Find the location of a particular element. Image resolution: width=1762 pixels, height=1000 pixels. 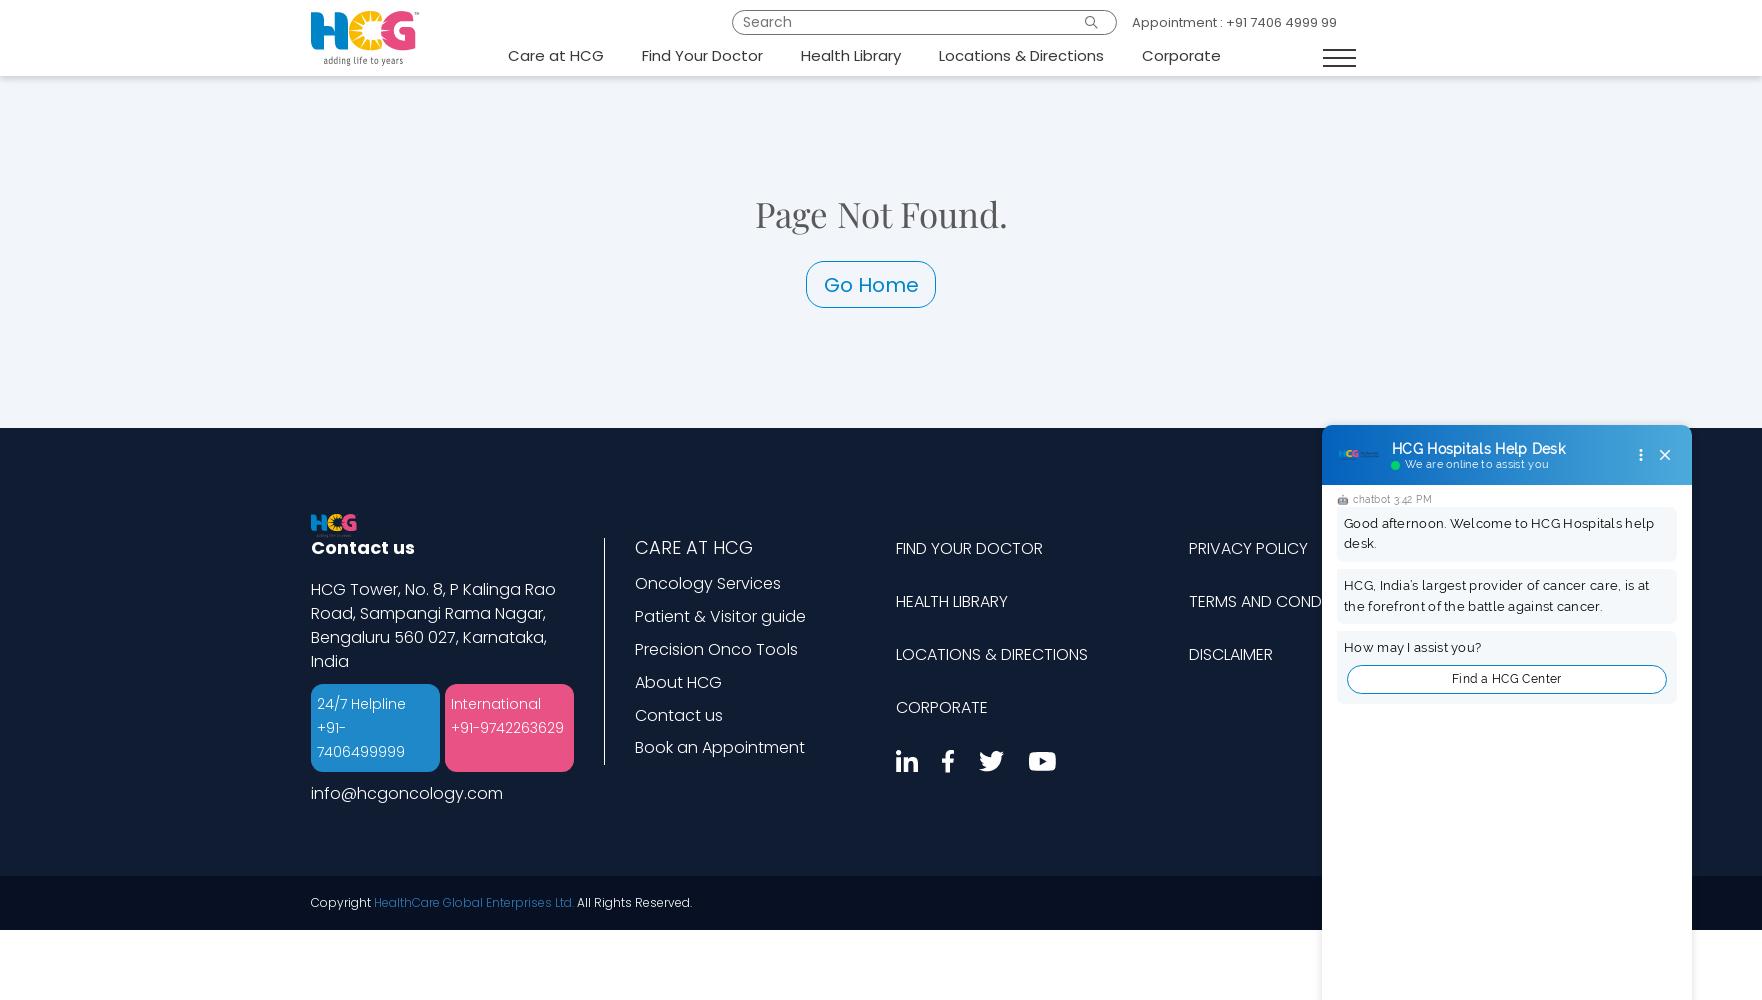

'International' is located at coordinates (493, 703).